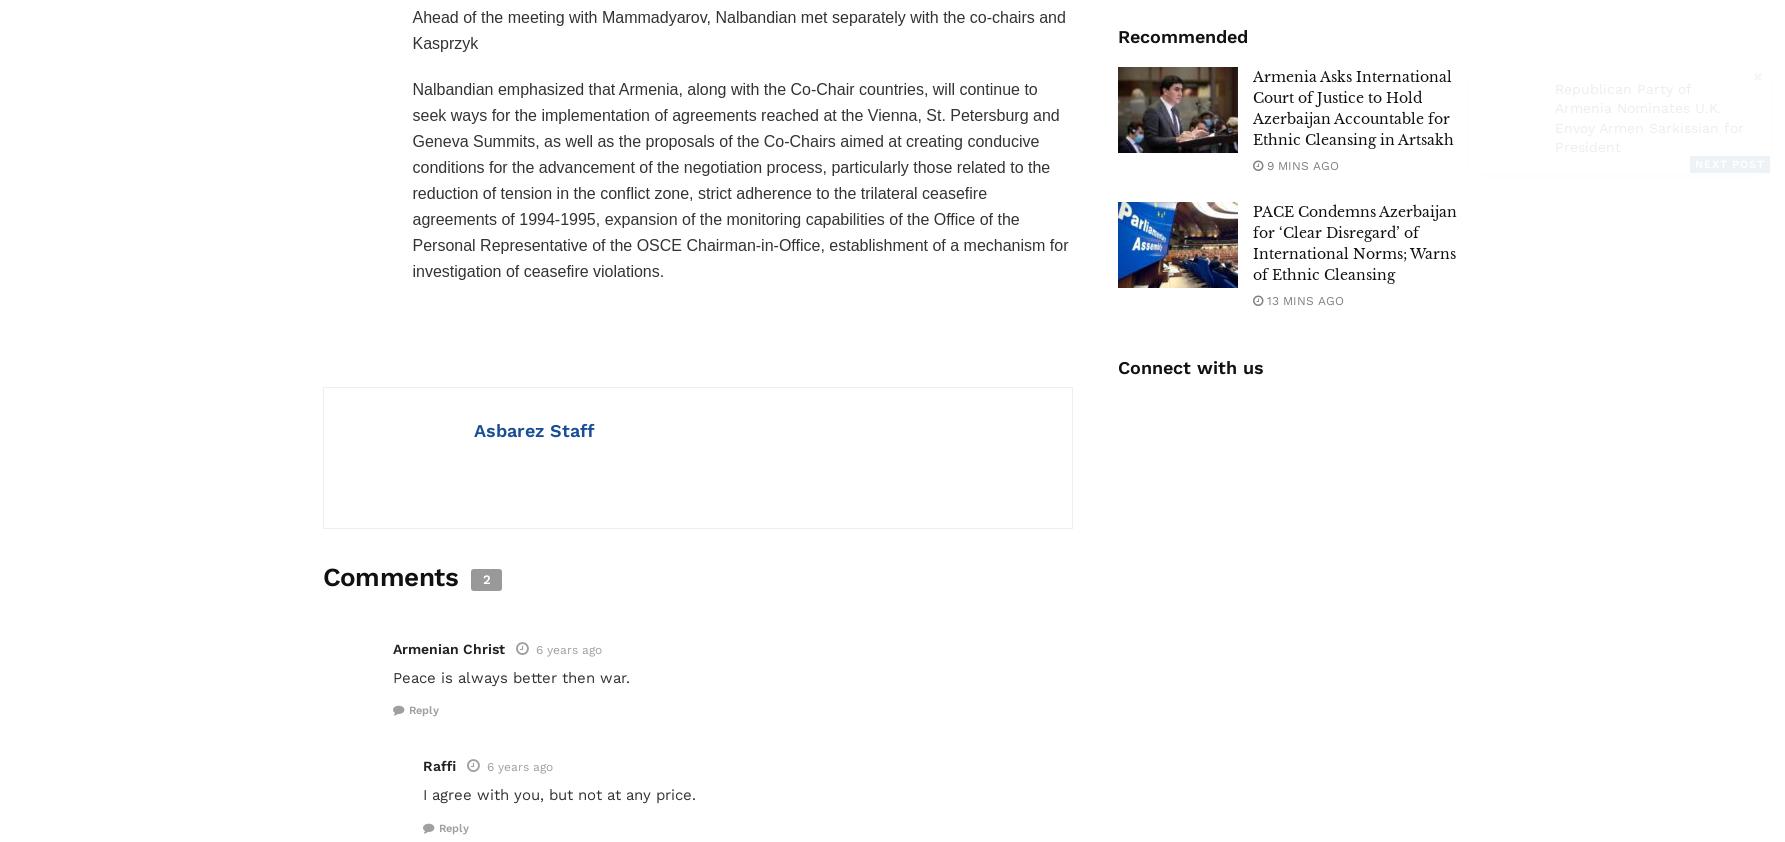  Describe the element at coordinates (1352, 106) in the screenshot. I see `'Armenia Asks International Court of Justice to Hold Azerbaijan Accountable for Ethnic Cleansing in Artsakh'` at that location.